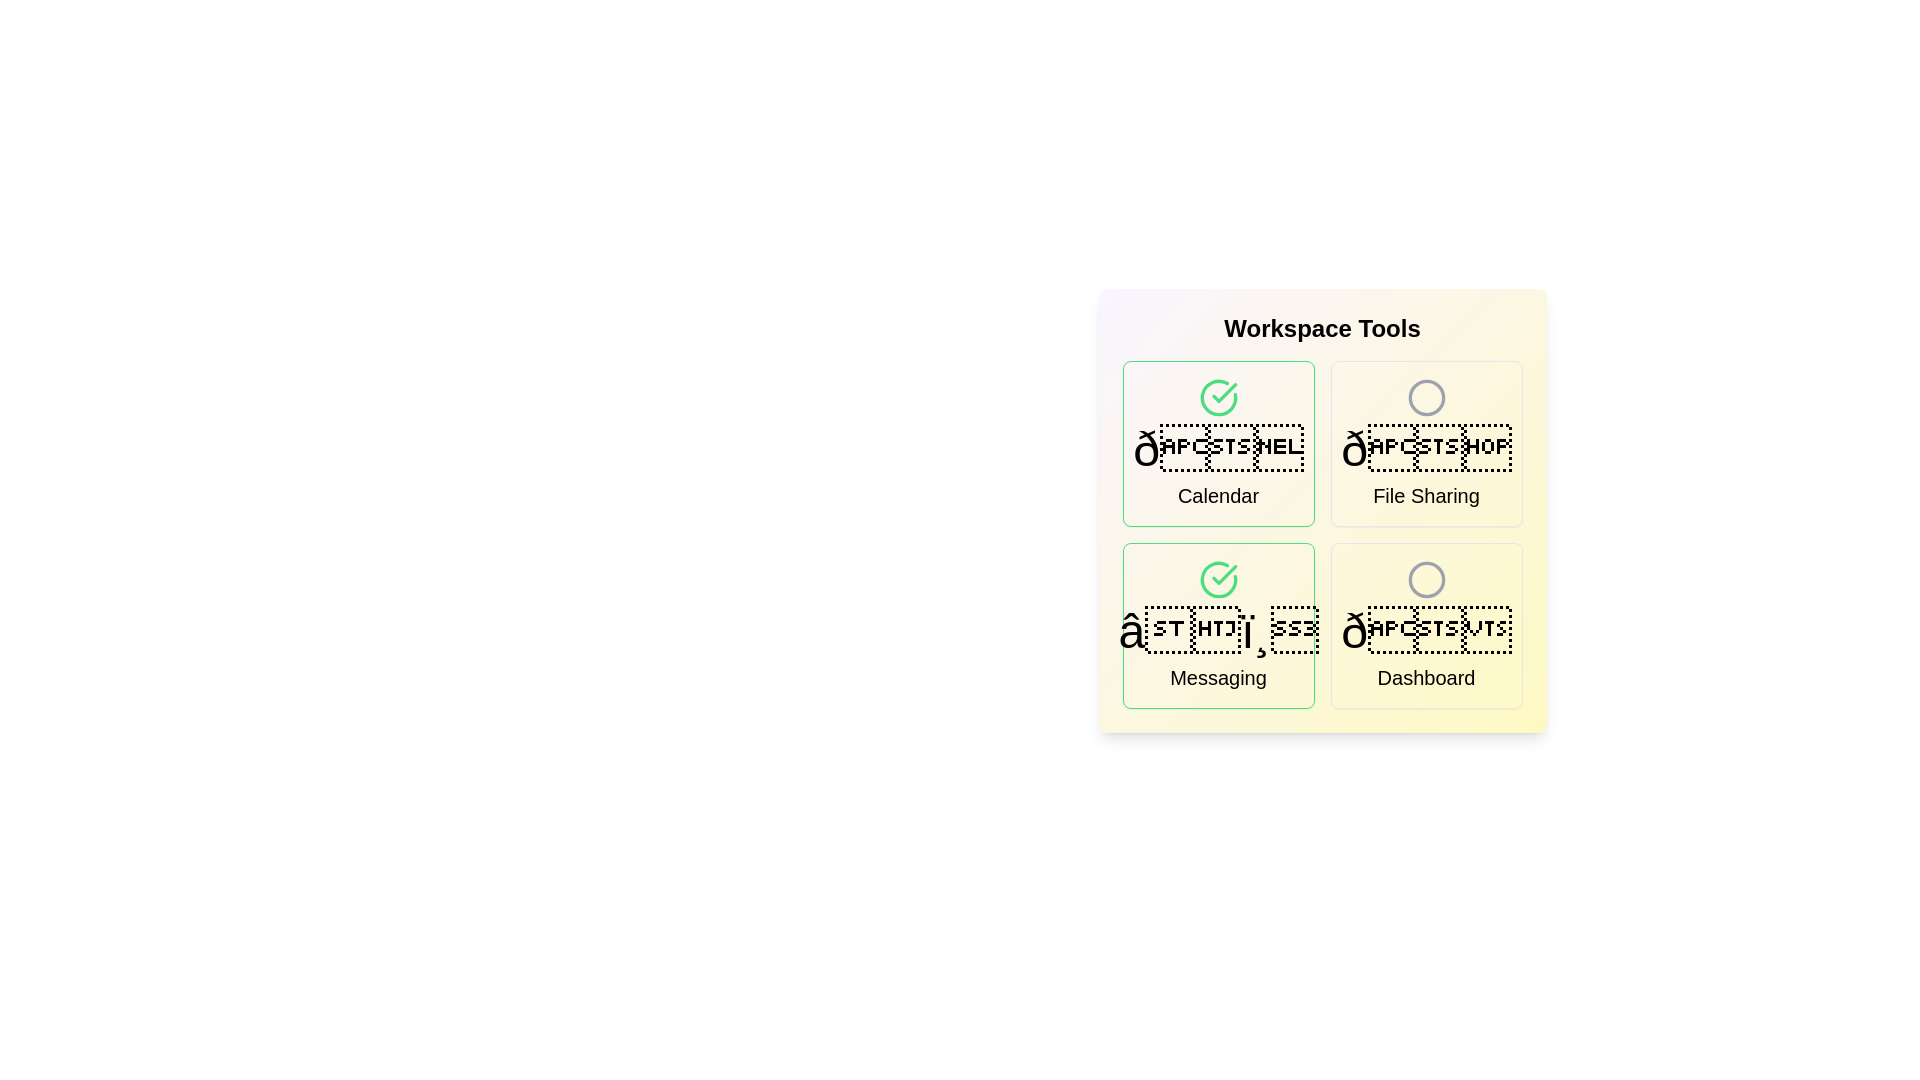 The image size is (1920, 1080). I want to click on the tool identified by Dashboard, so click(1425, 624).